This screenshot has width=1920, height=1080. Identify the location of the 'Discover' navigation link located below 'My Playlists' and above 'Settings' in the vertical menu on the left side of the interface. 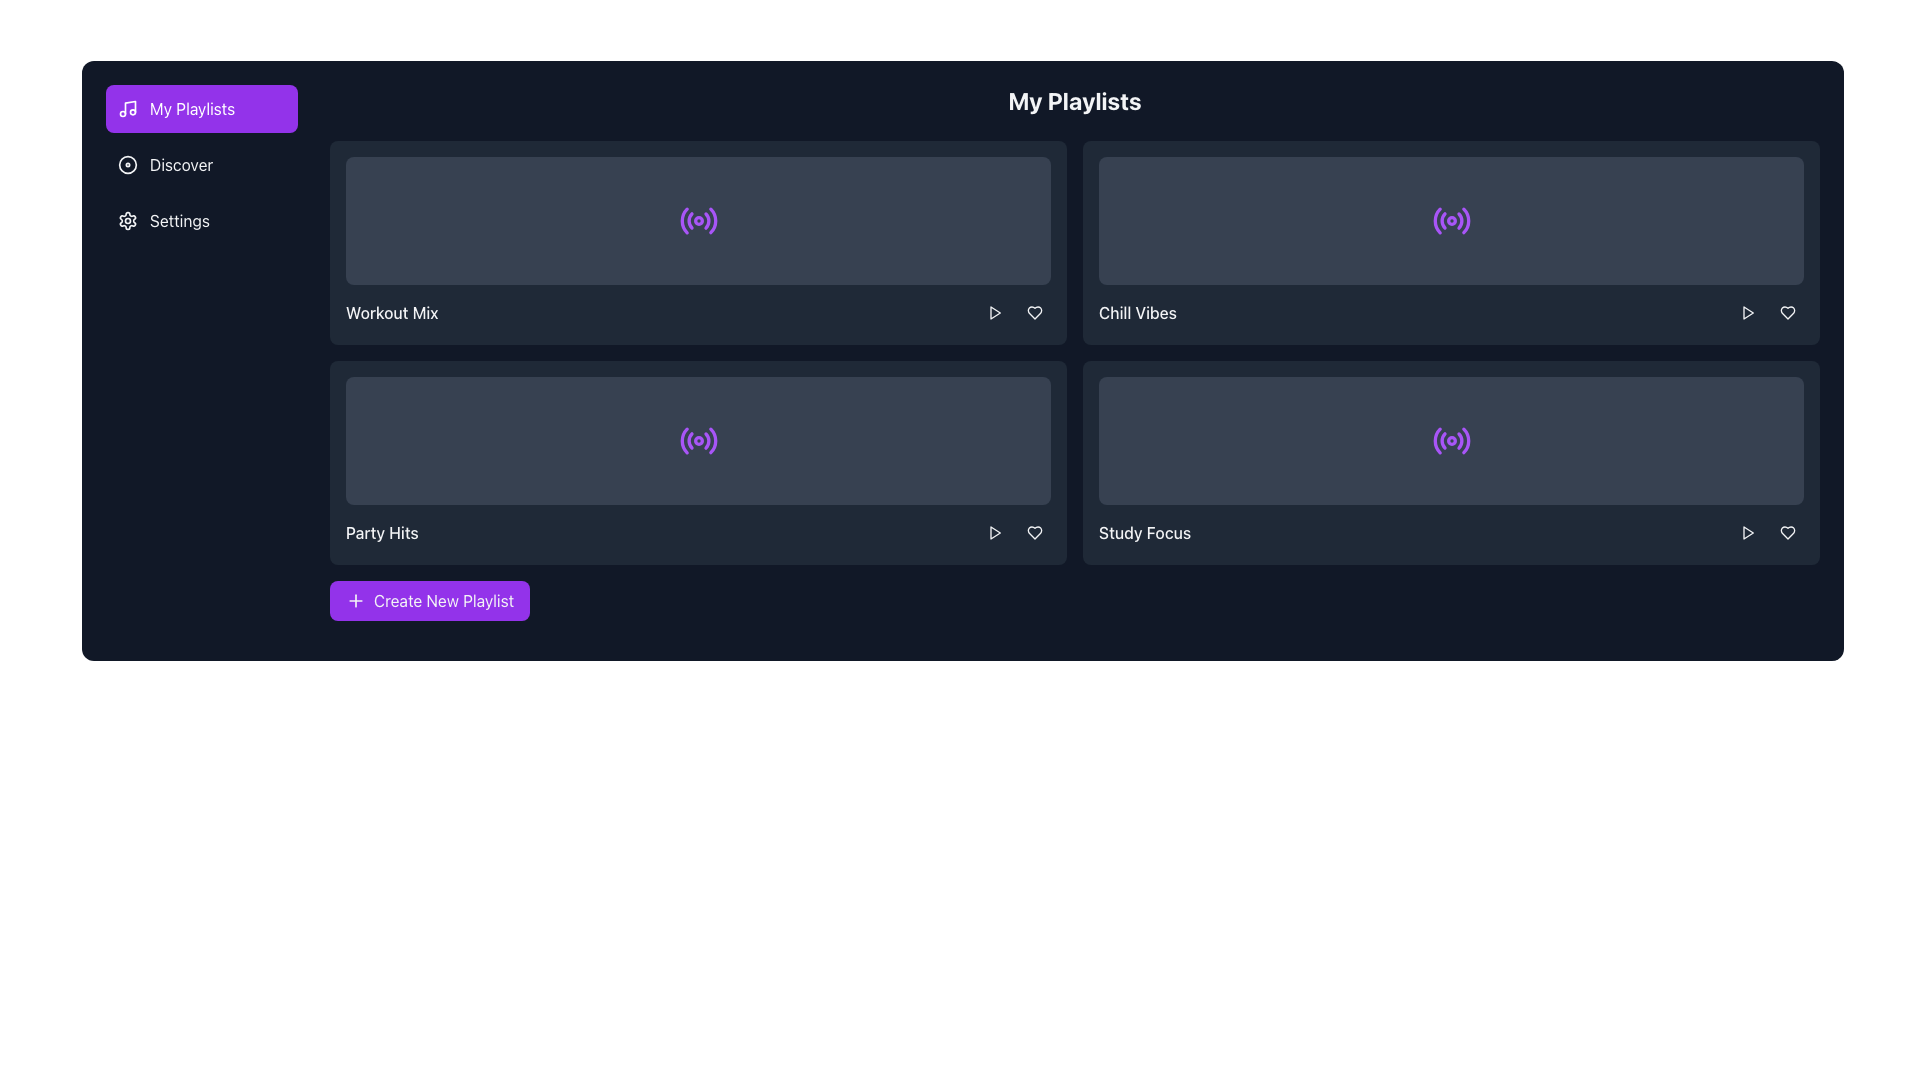
(181, 164).